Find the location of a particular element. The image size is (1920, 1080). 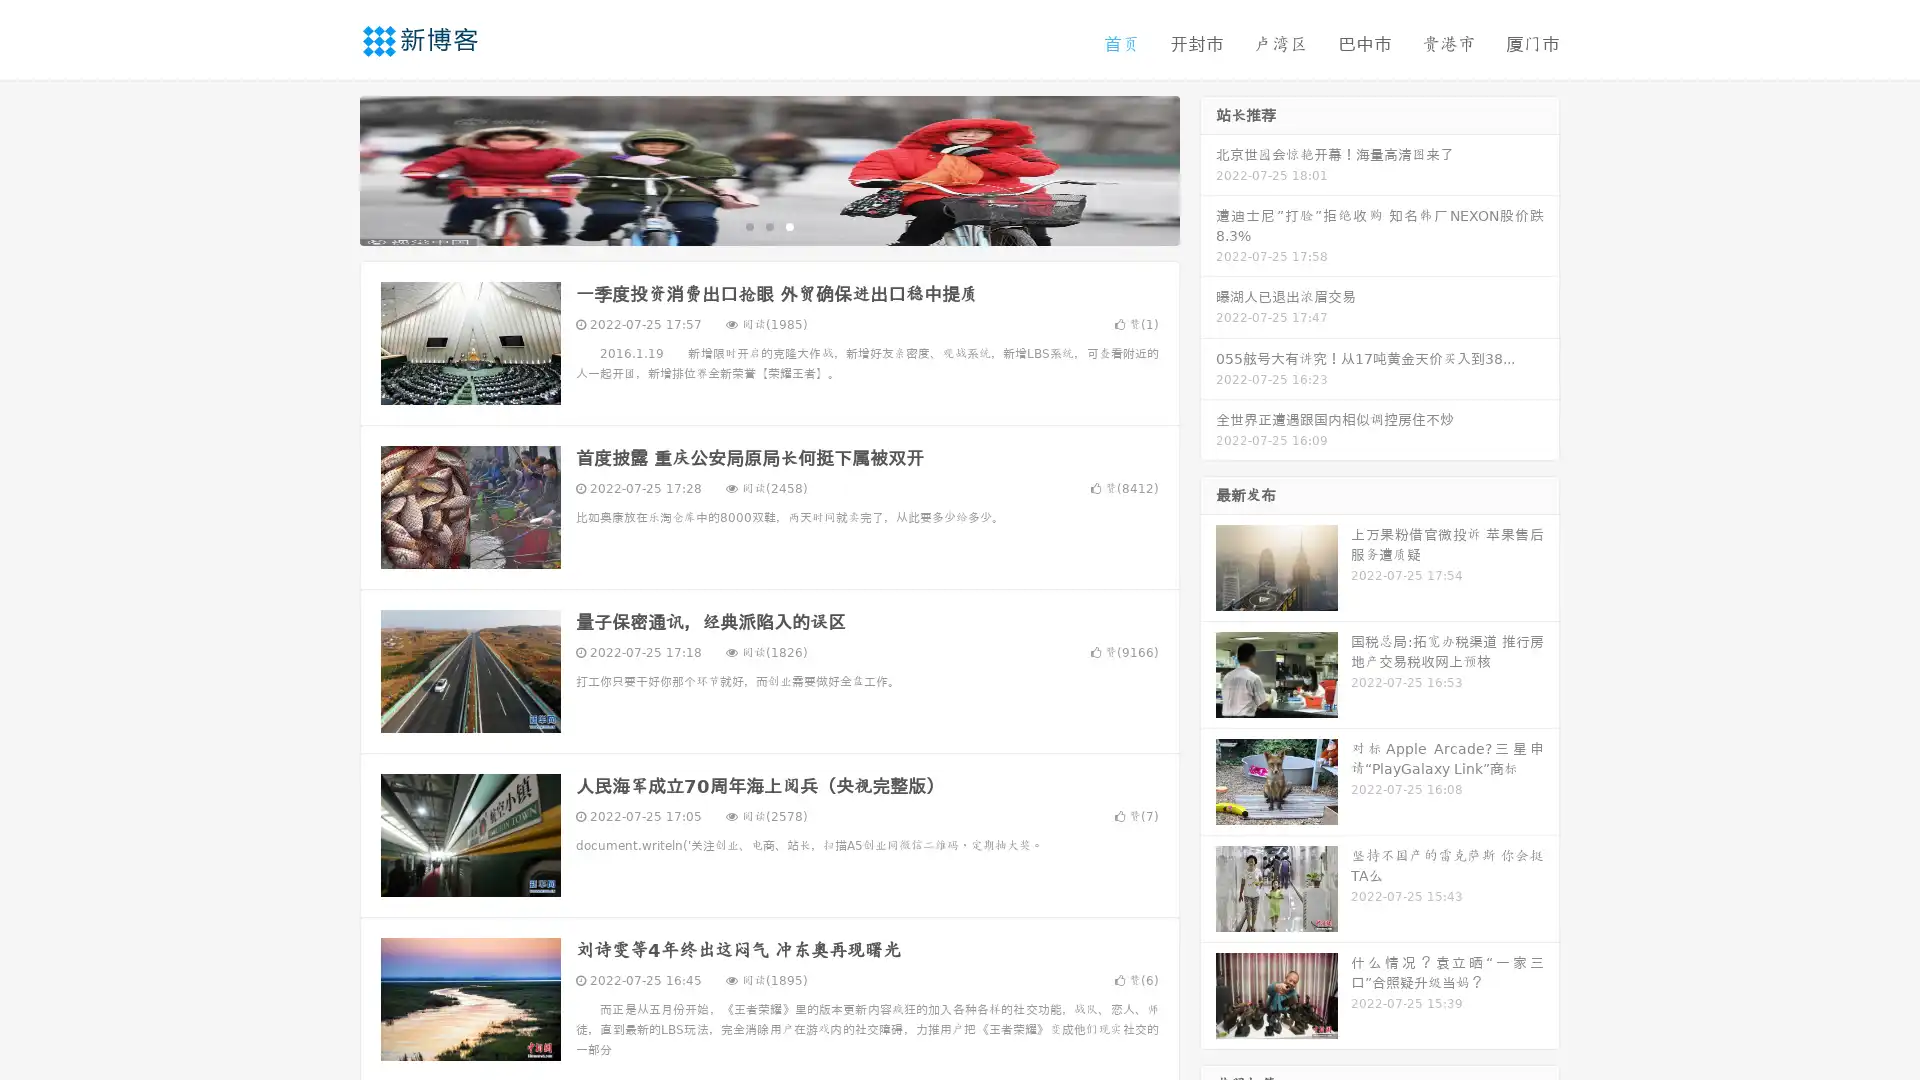

Go to slide 2 is located at coordinates (768, 225).